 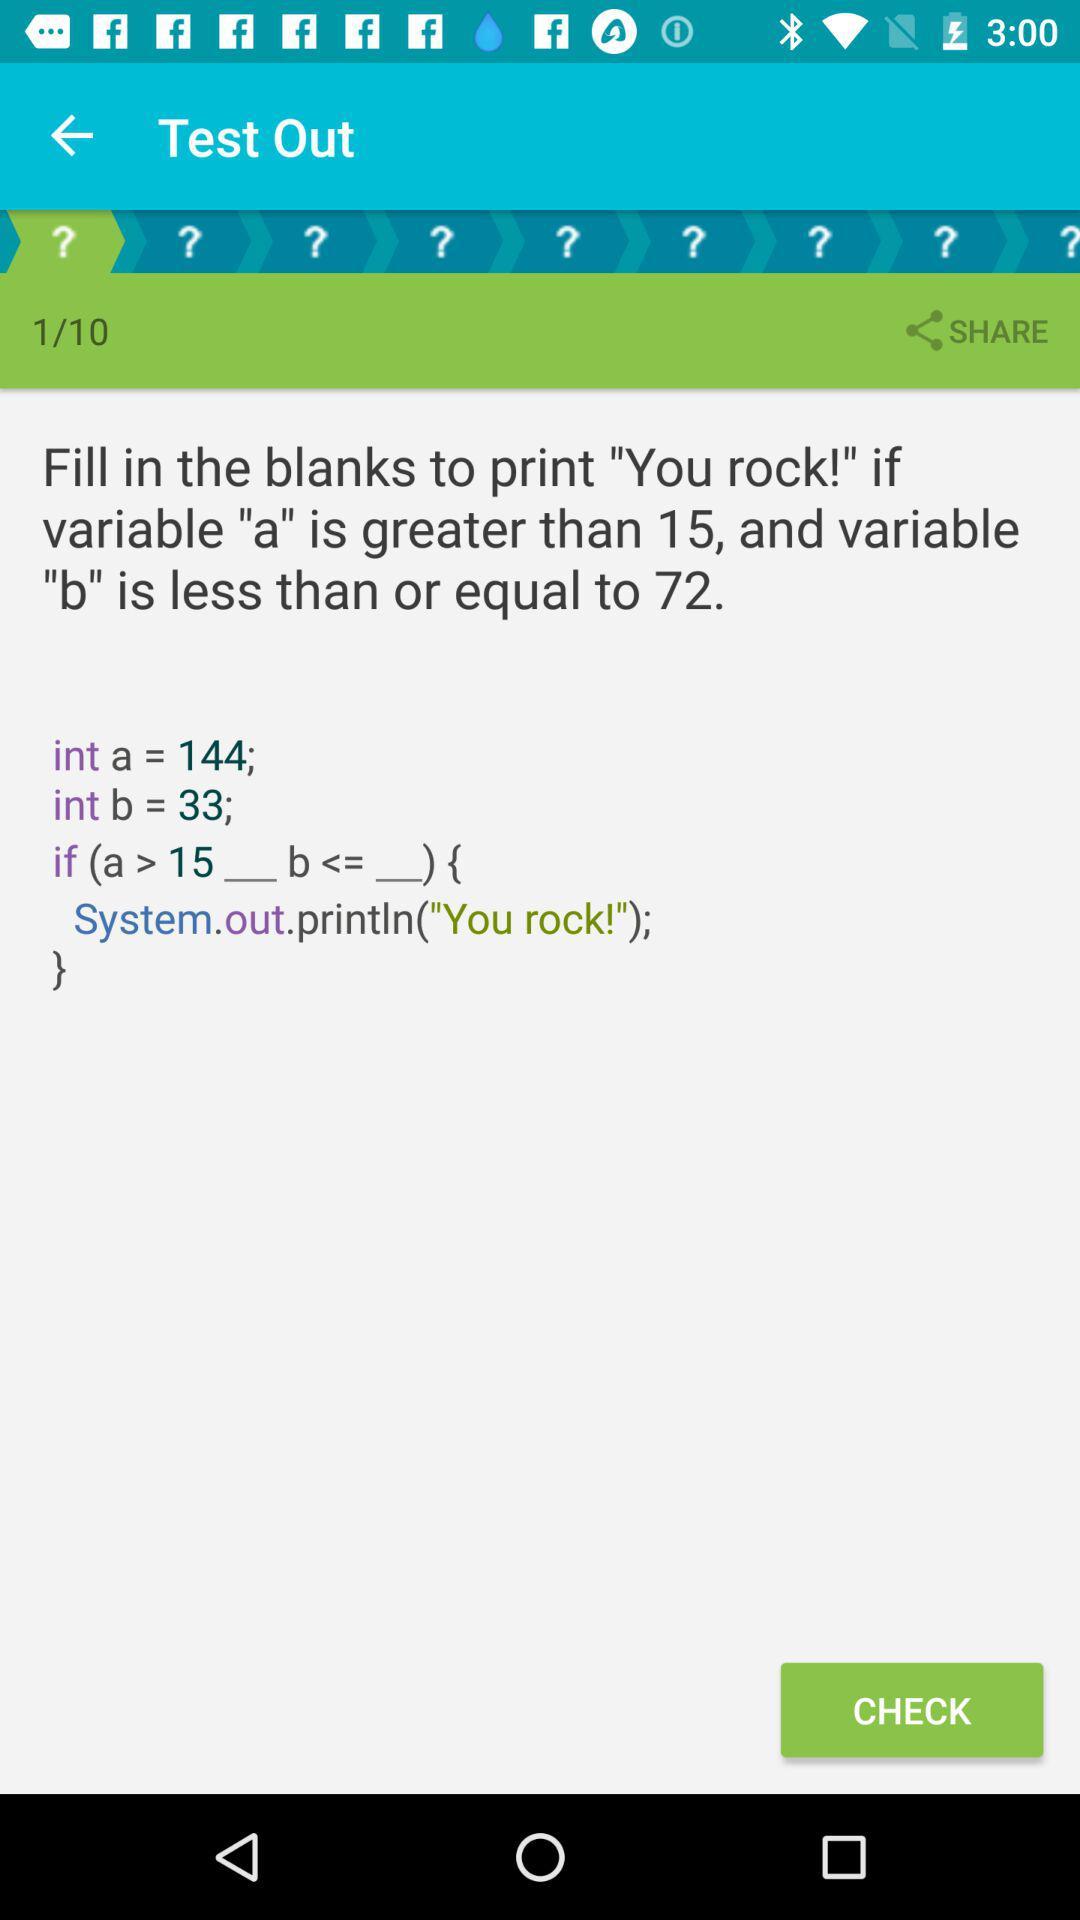 I want to click on the help icon, so click(x=945, y=240).